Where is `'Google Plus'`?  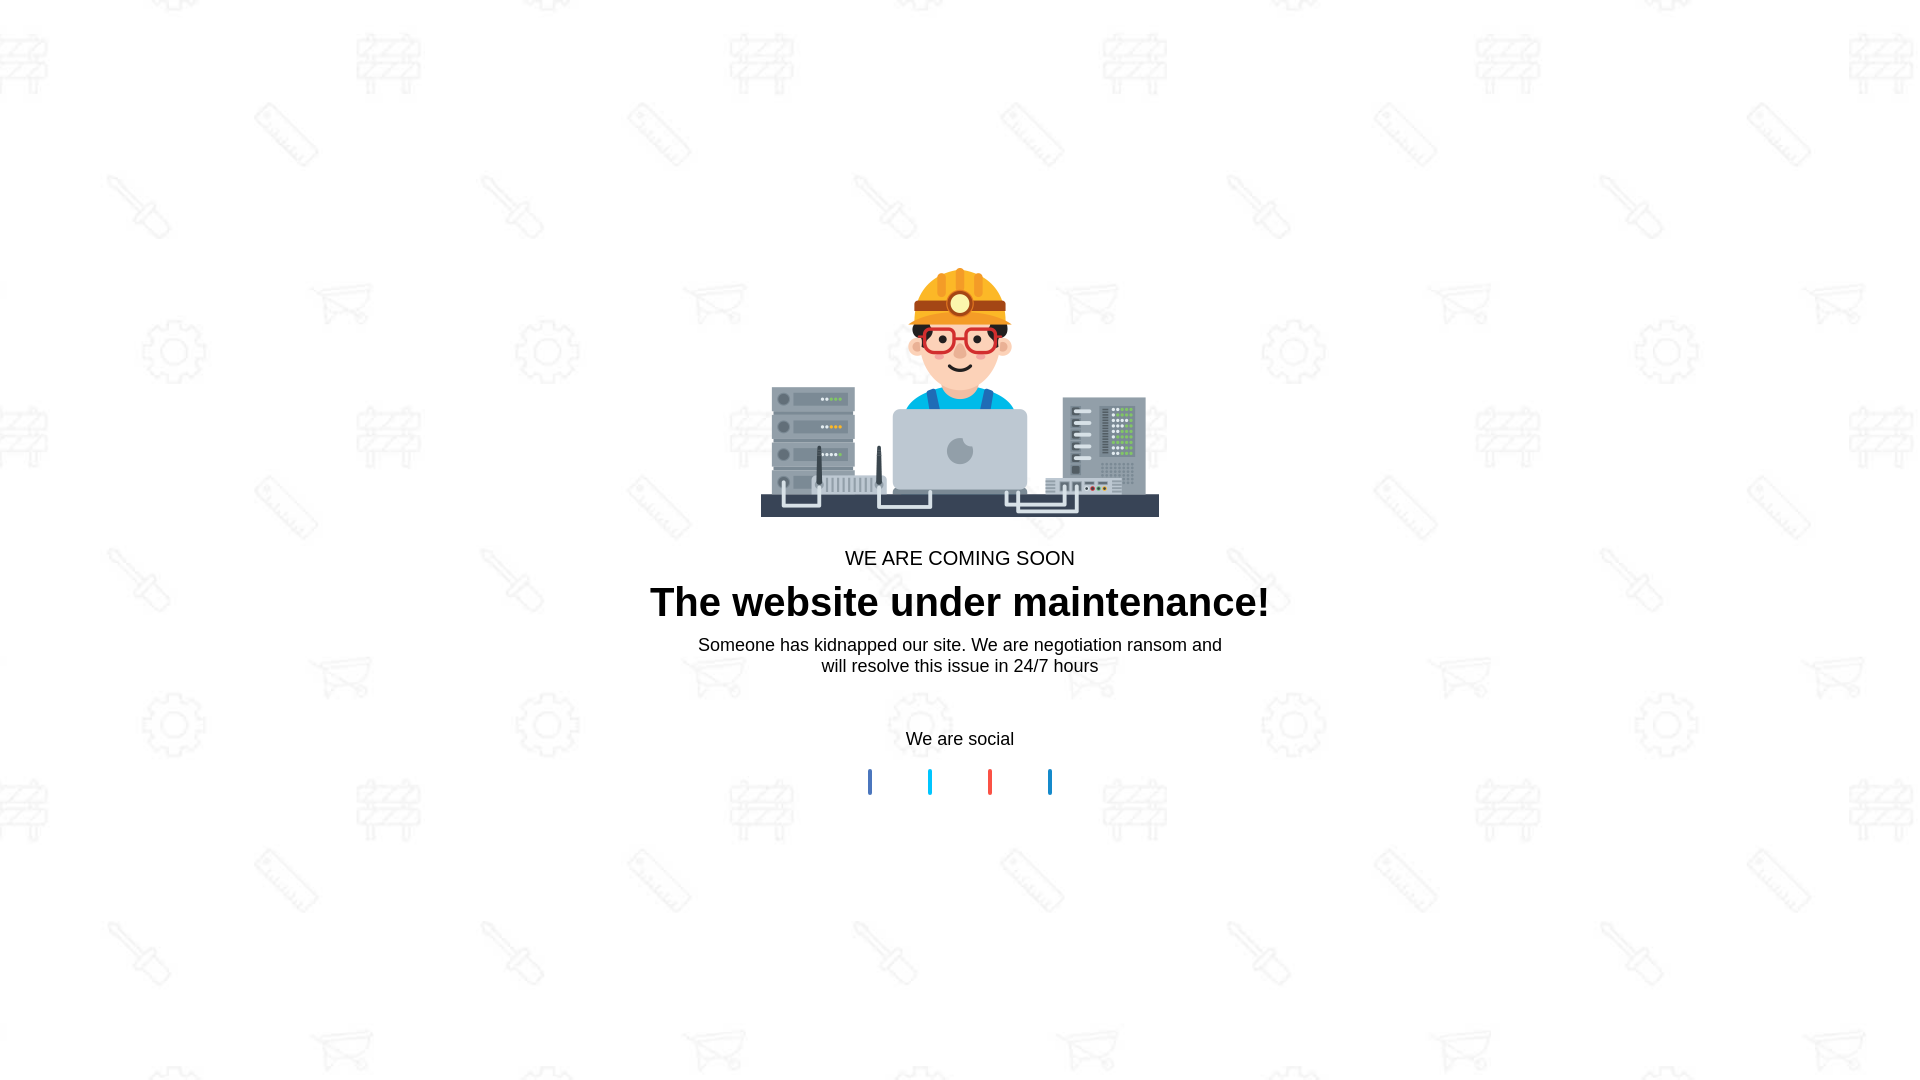
'Google Plus' is located at coordinates (989, 781).